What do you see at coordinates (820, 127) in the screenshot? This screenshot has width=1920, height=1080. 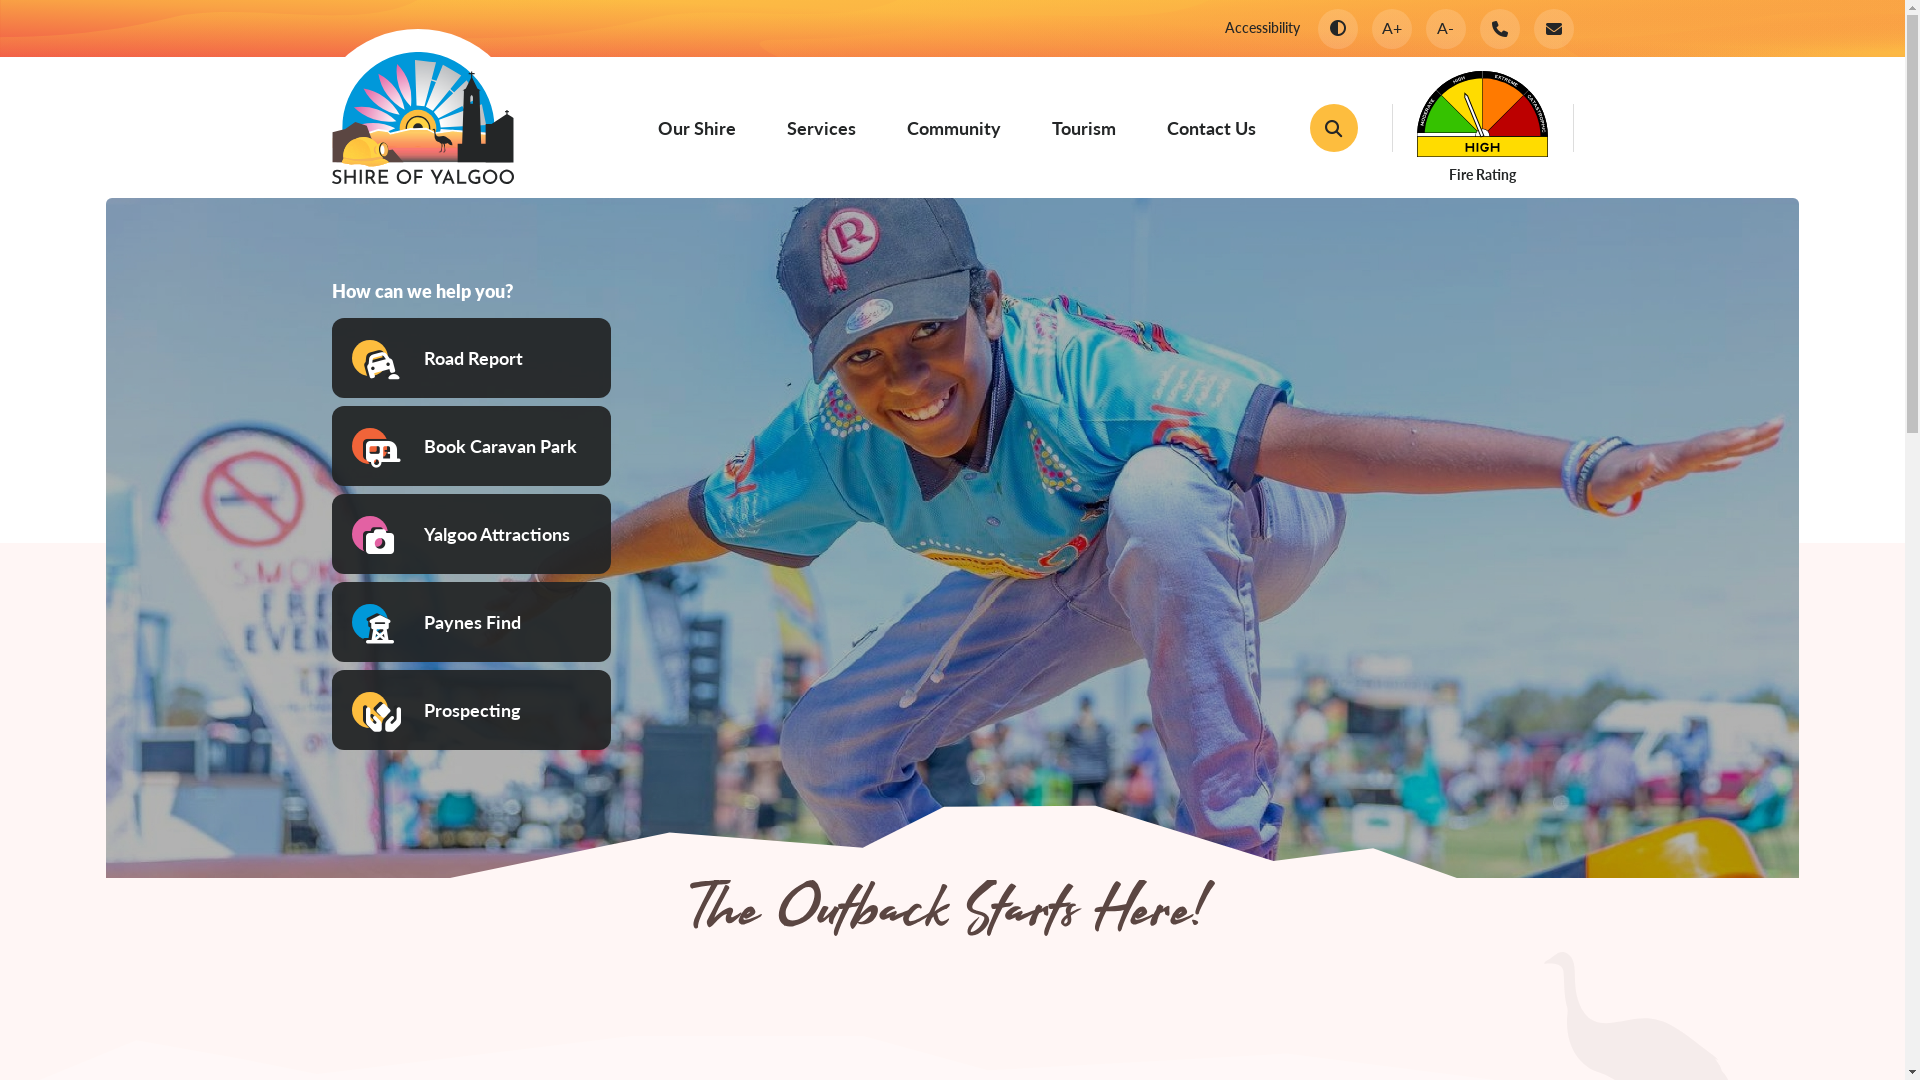 I see `'Services'` at bounding box center [820, 127].